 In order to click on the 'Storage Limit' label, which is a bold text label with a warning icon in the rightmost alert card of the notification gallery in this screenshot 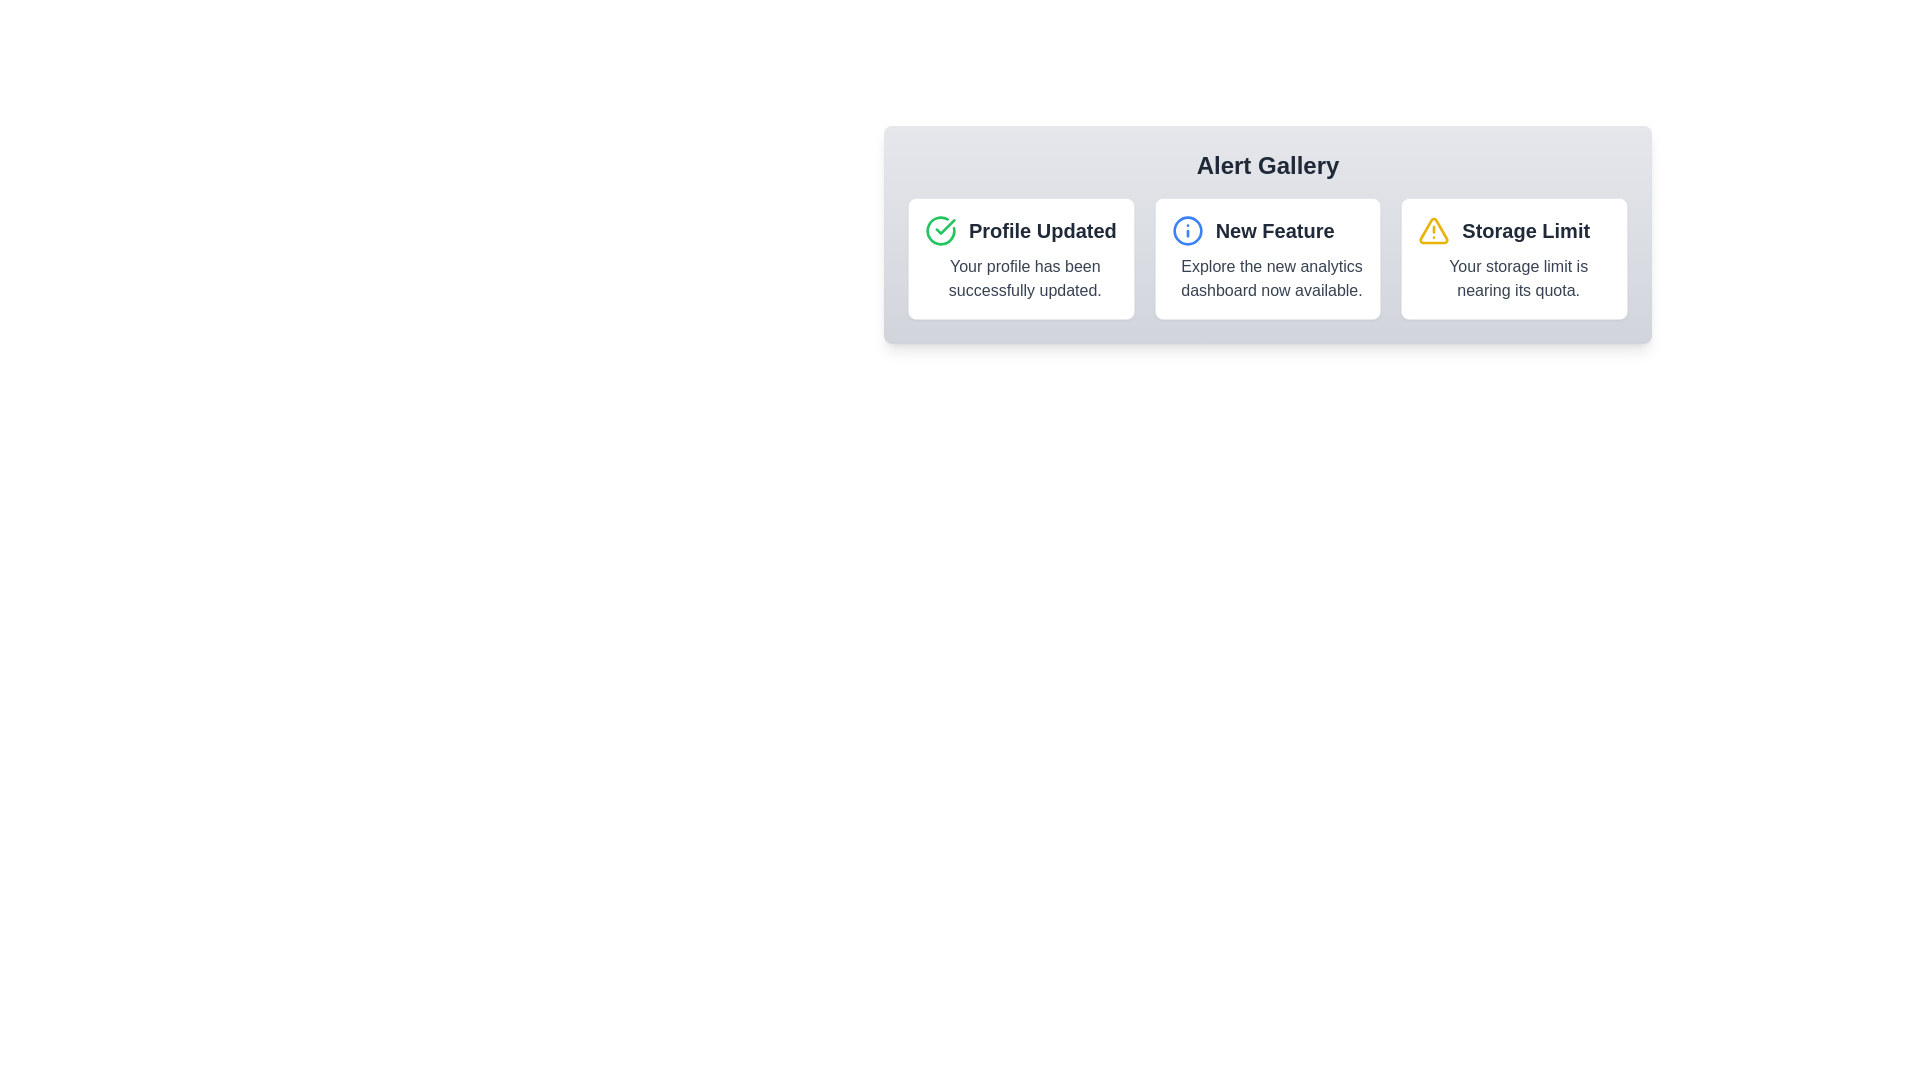, I will do `click(1514, 230)`.